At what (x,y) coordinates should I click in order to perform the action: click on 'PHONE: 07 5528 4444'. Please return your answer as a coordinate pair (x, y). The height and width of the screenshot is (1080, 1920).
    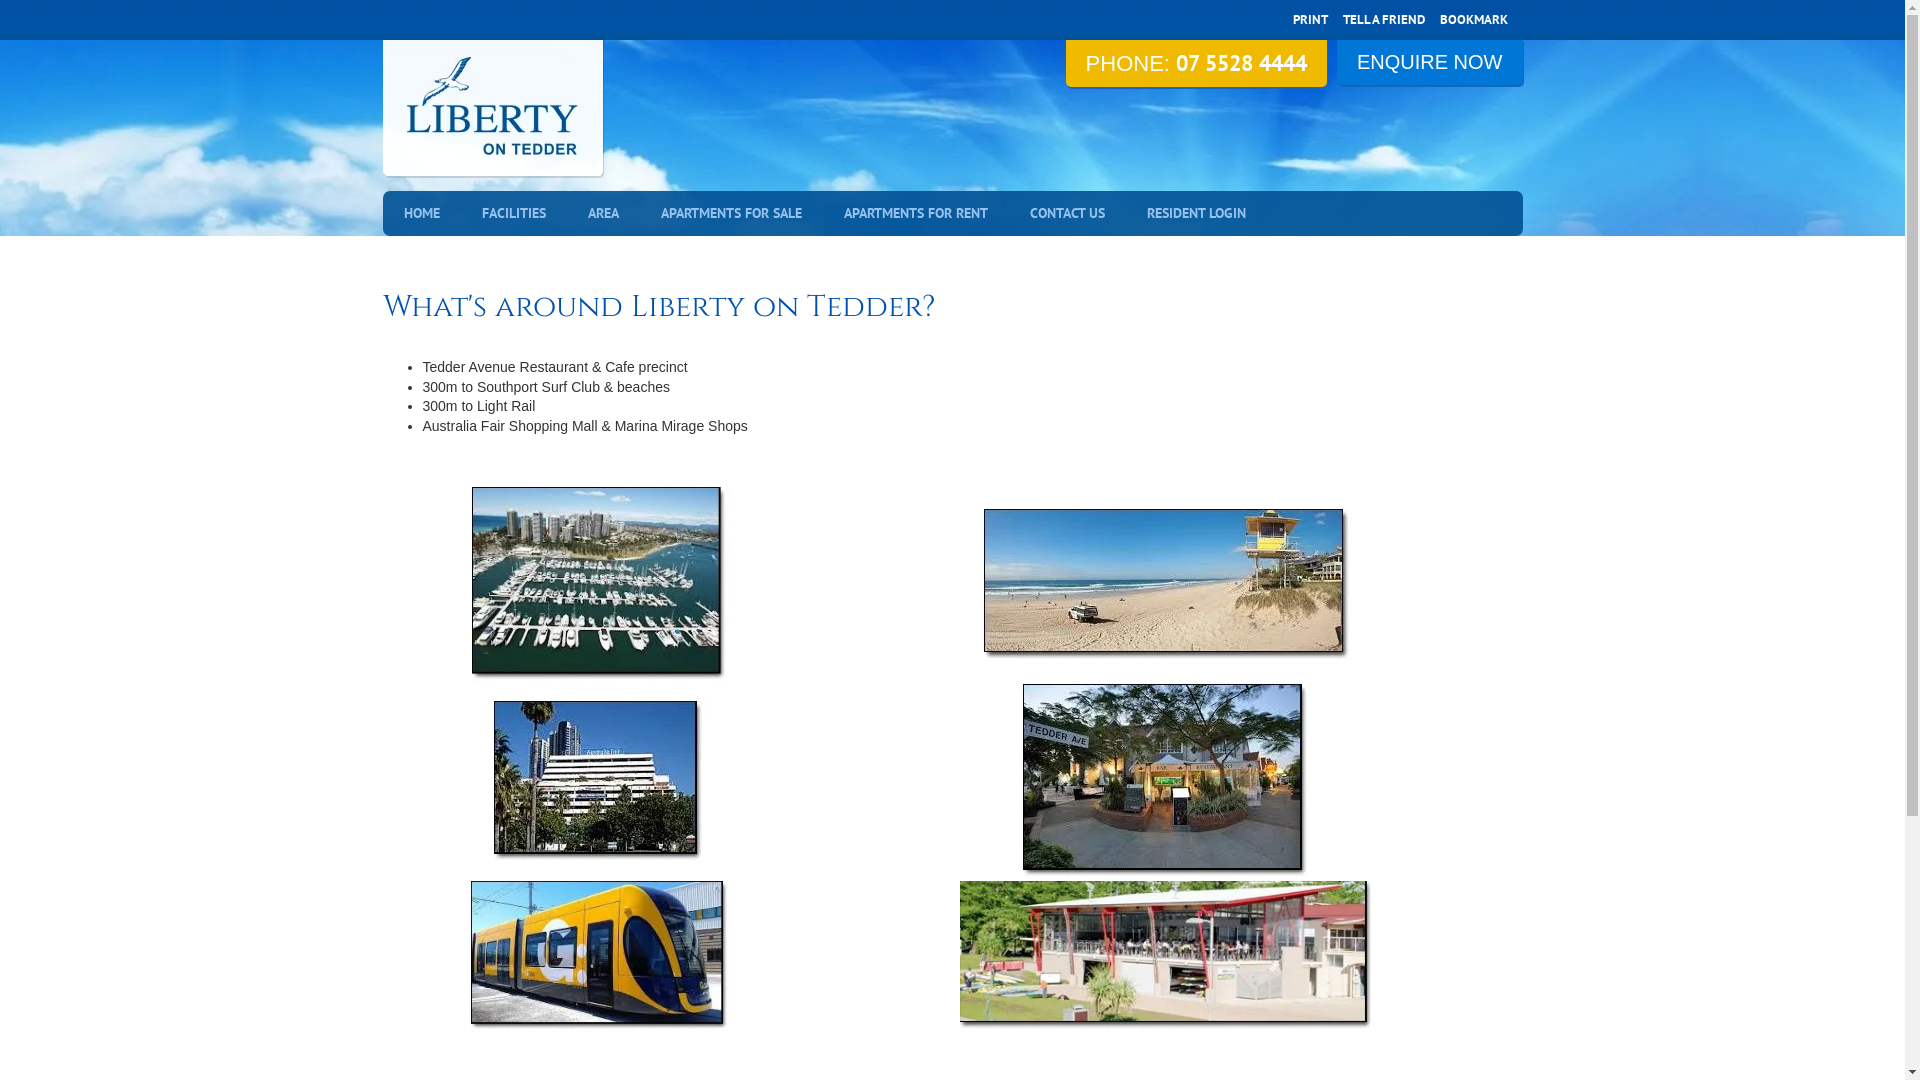
    Looking at the image, I should click on (1196, 62).